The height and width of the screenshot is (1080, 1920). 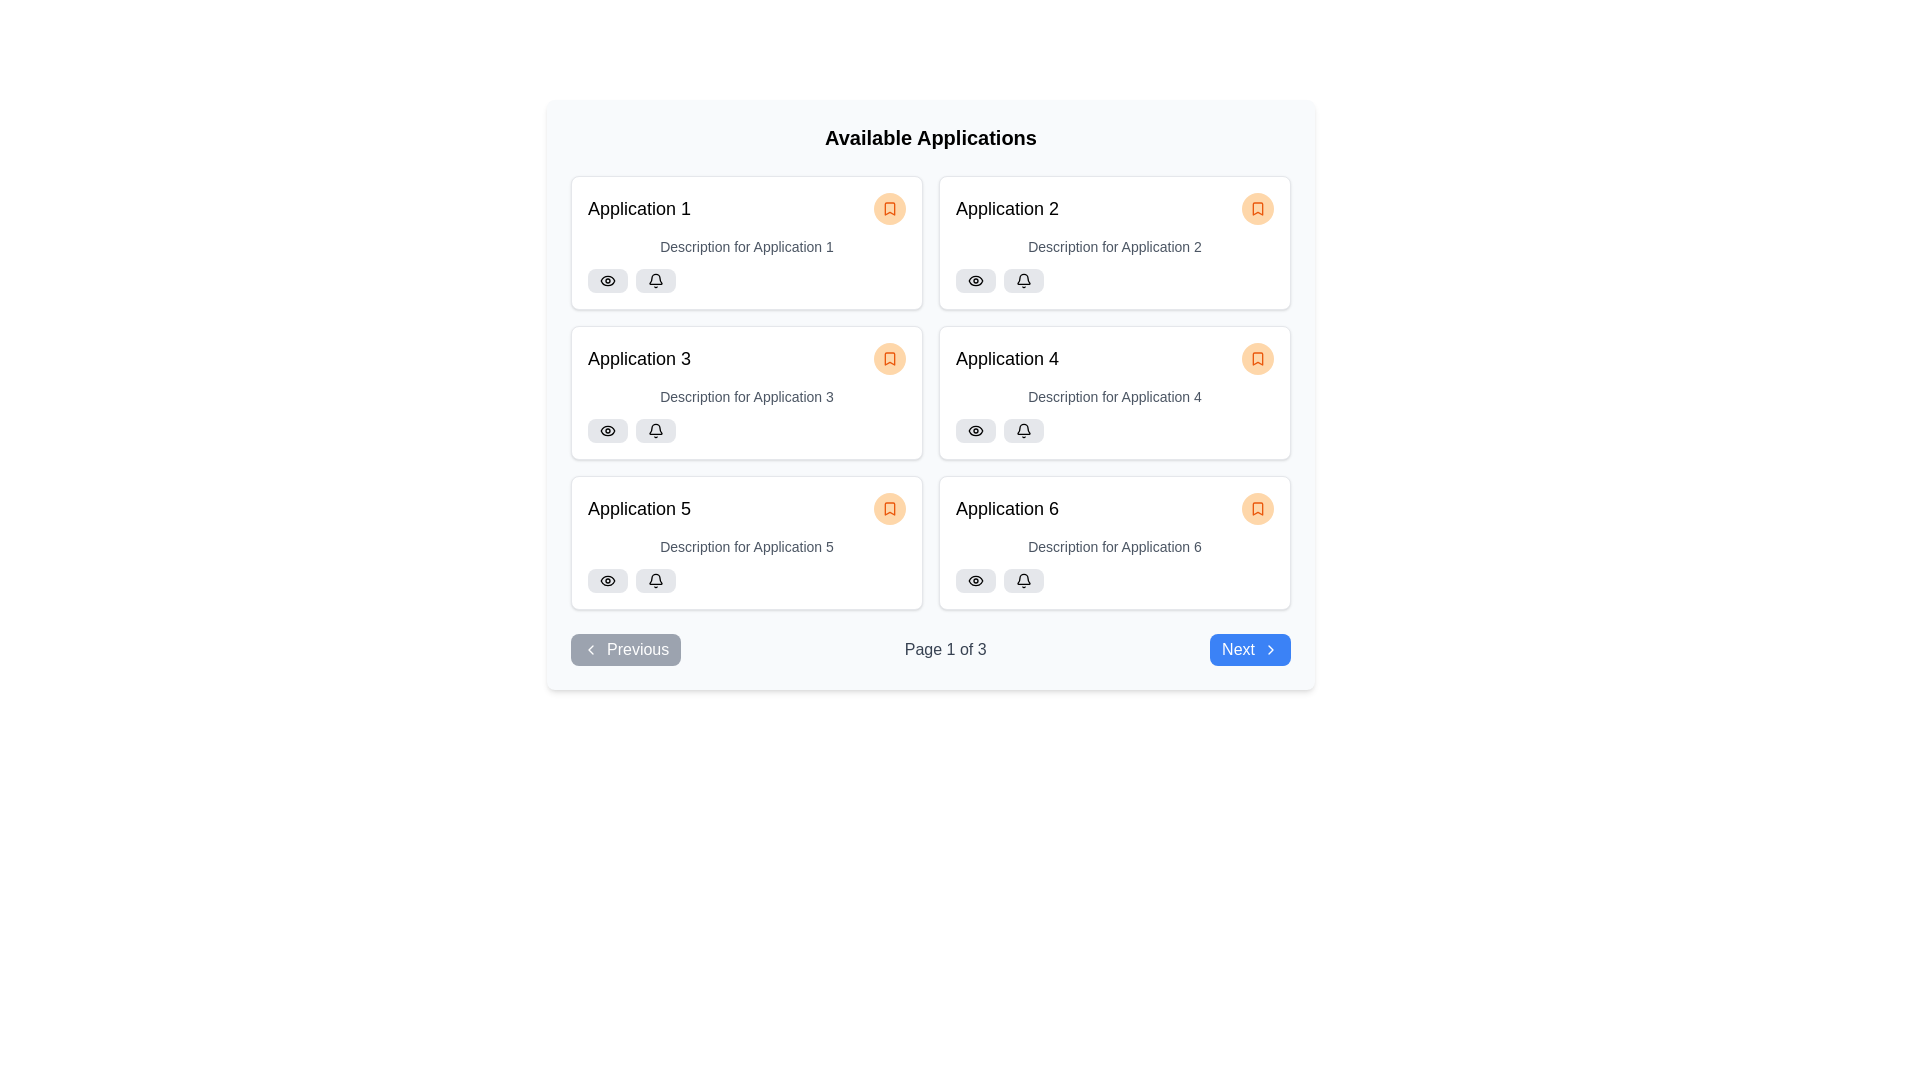 What do you see at coordinates (1256, 357) in the screenshot?
I see `the bookmark icon located in the top-right corner of the 'Application 4' card, which serves to mark an item for quick access` at bounding box center [1256, 357].